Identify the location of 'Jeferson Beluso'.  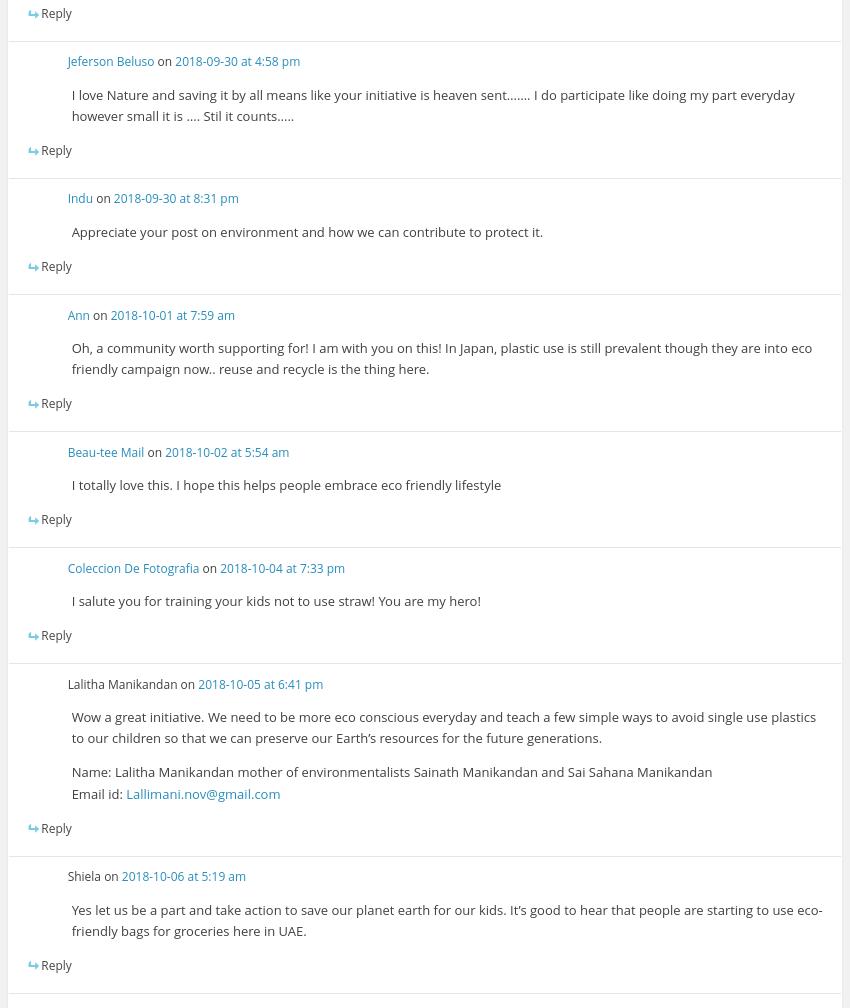
(109, 61).